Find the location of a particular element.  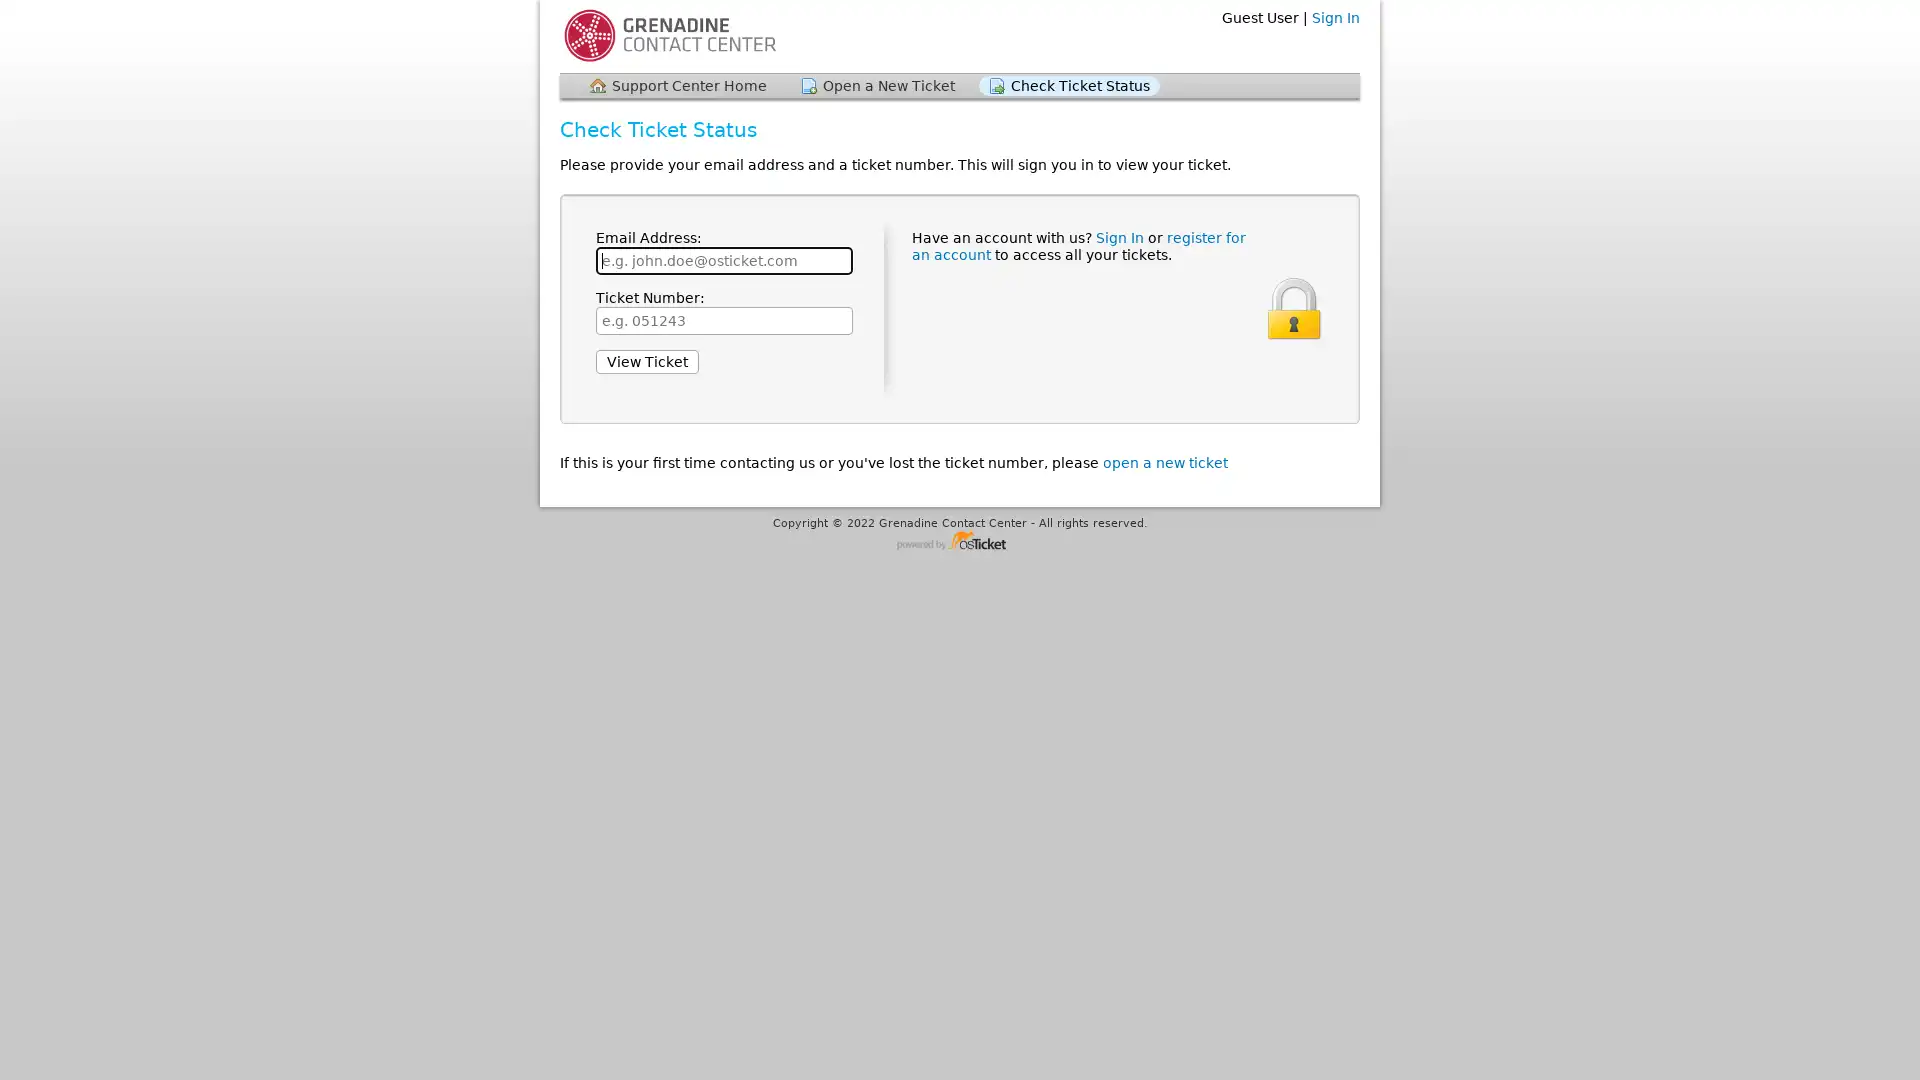

View Ticket is located at coordinates (647, 362).